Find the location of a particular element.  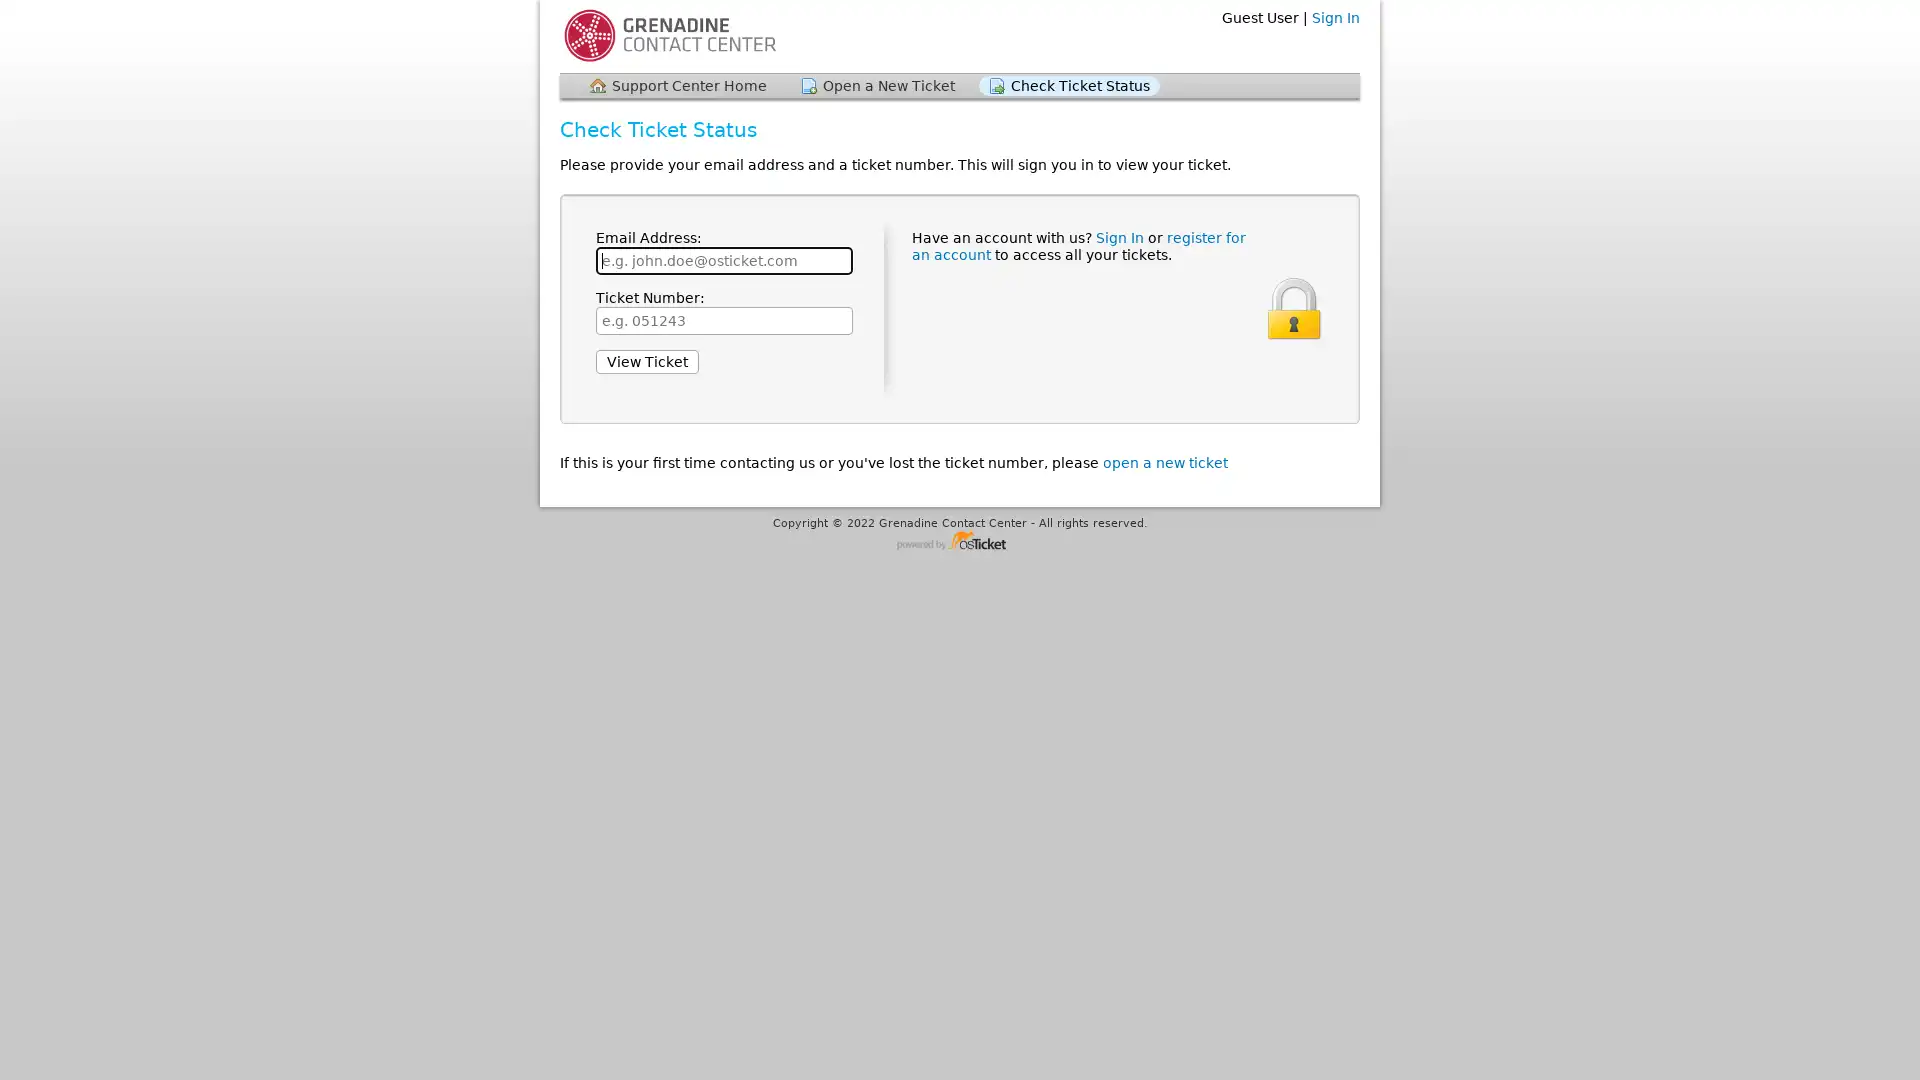

View Ticket is located at coordinates (647, 362).